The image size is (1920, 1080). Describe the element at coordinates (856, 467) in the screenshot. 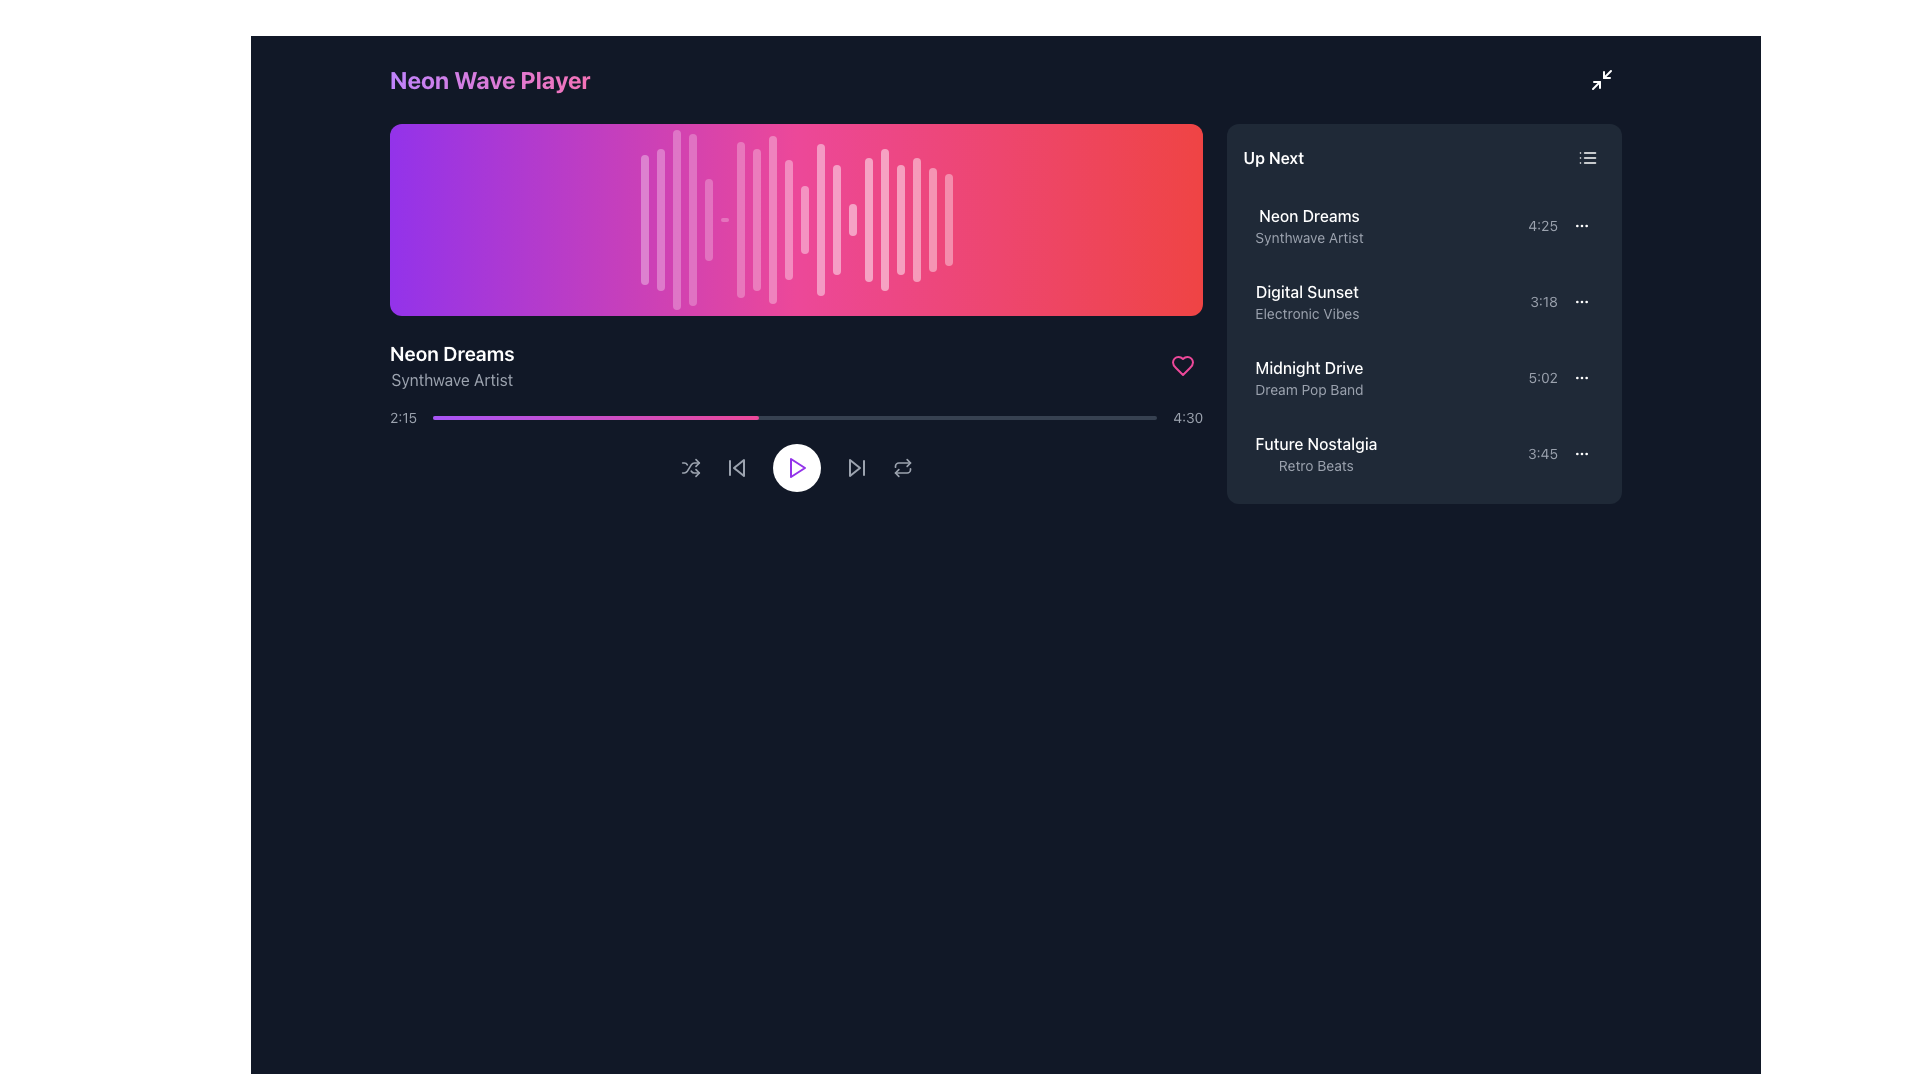

I see `the gray button with a forward arrow icon in the playback control section to change its color to white` at that location.